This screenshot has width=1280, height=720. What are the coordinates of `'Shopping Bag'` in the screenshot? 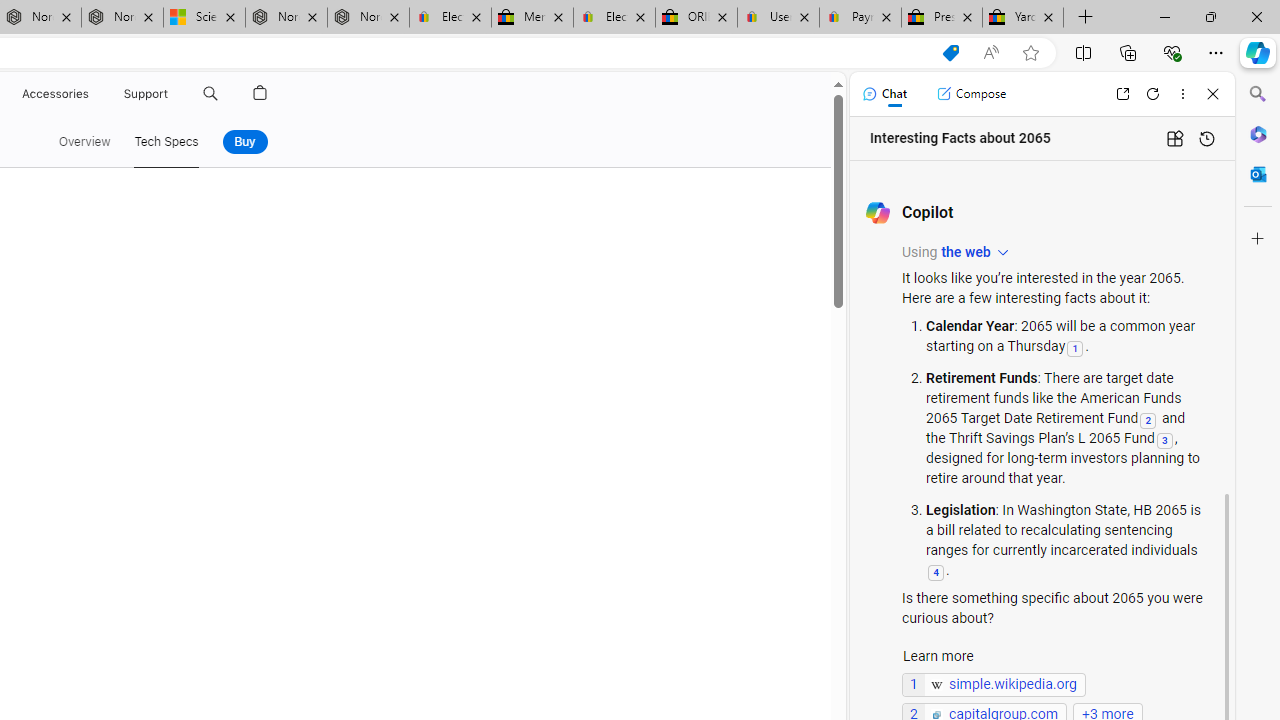 It's located at (259, 93).